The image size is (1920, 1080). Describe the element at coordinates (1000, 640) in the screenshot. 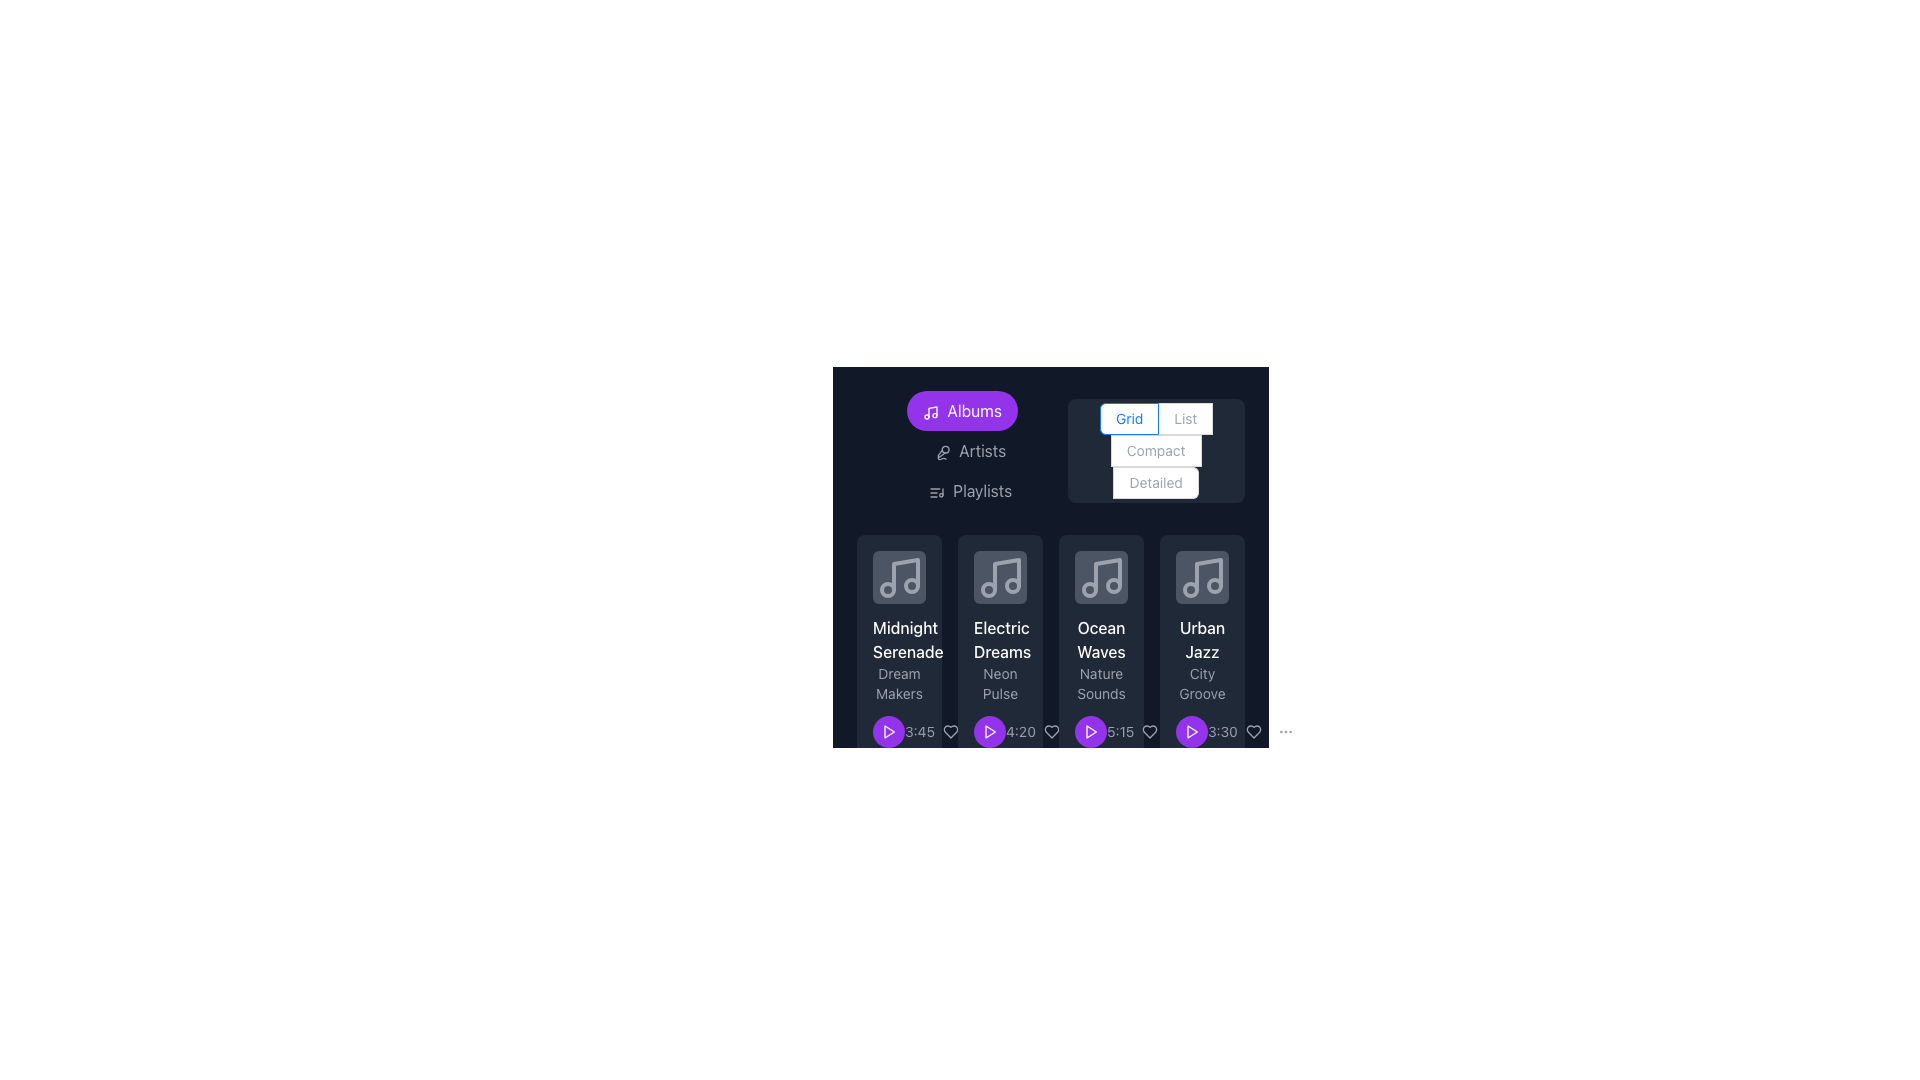

I see `the title text element of the music item card, located in the second column of the grid layout, positioned beneath the image area and above the subtitle 'Neon Pulse'` at that location.